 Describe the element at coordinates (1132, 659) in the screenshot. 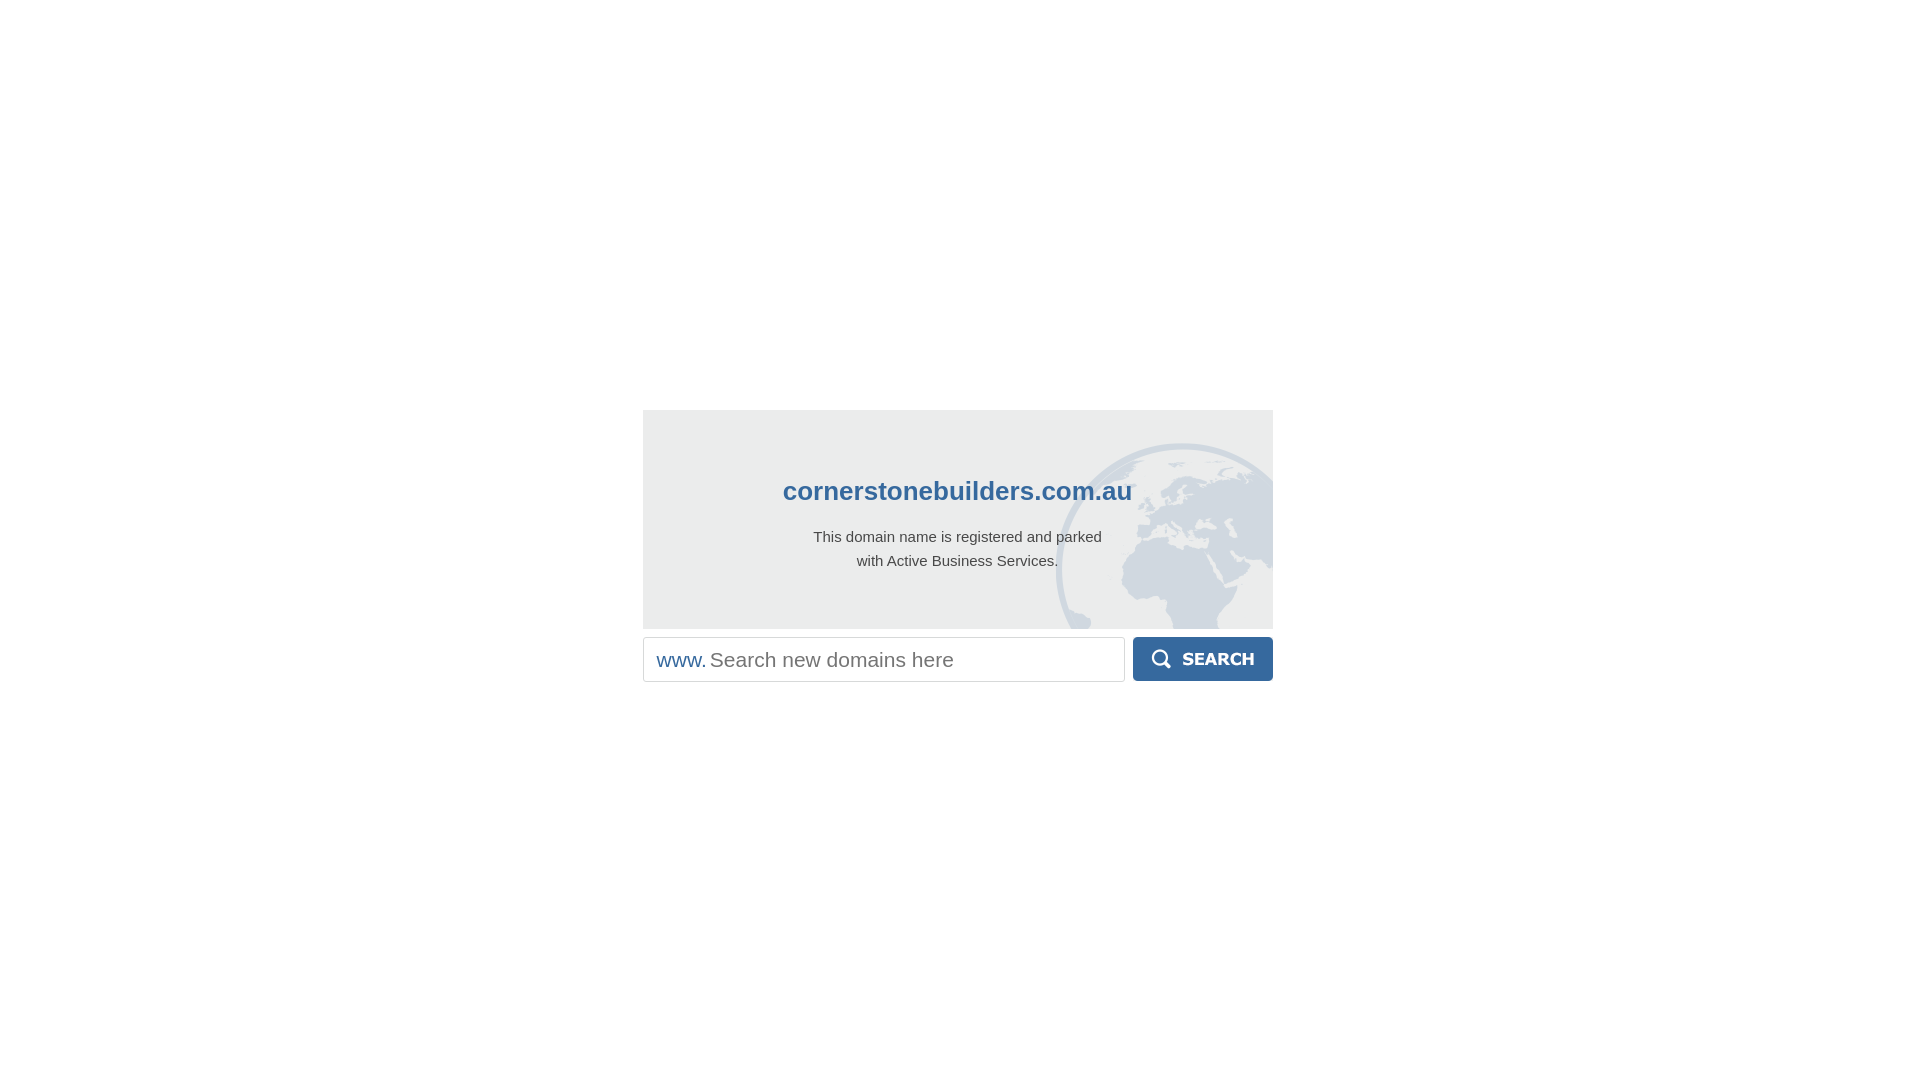

I see `'Search'` at that location.